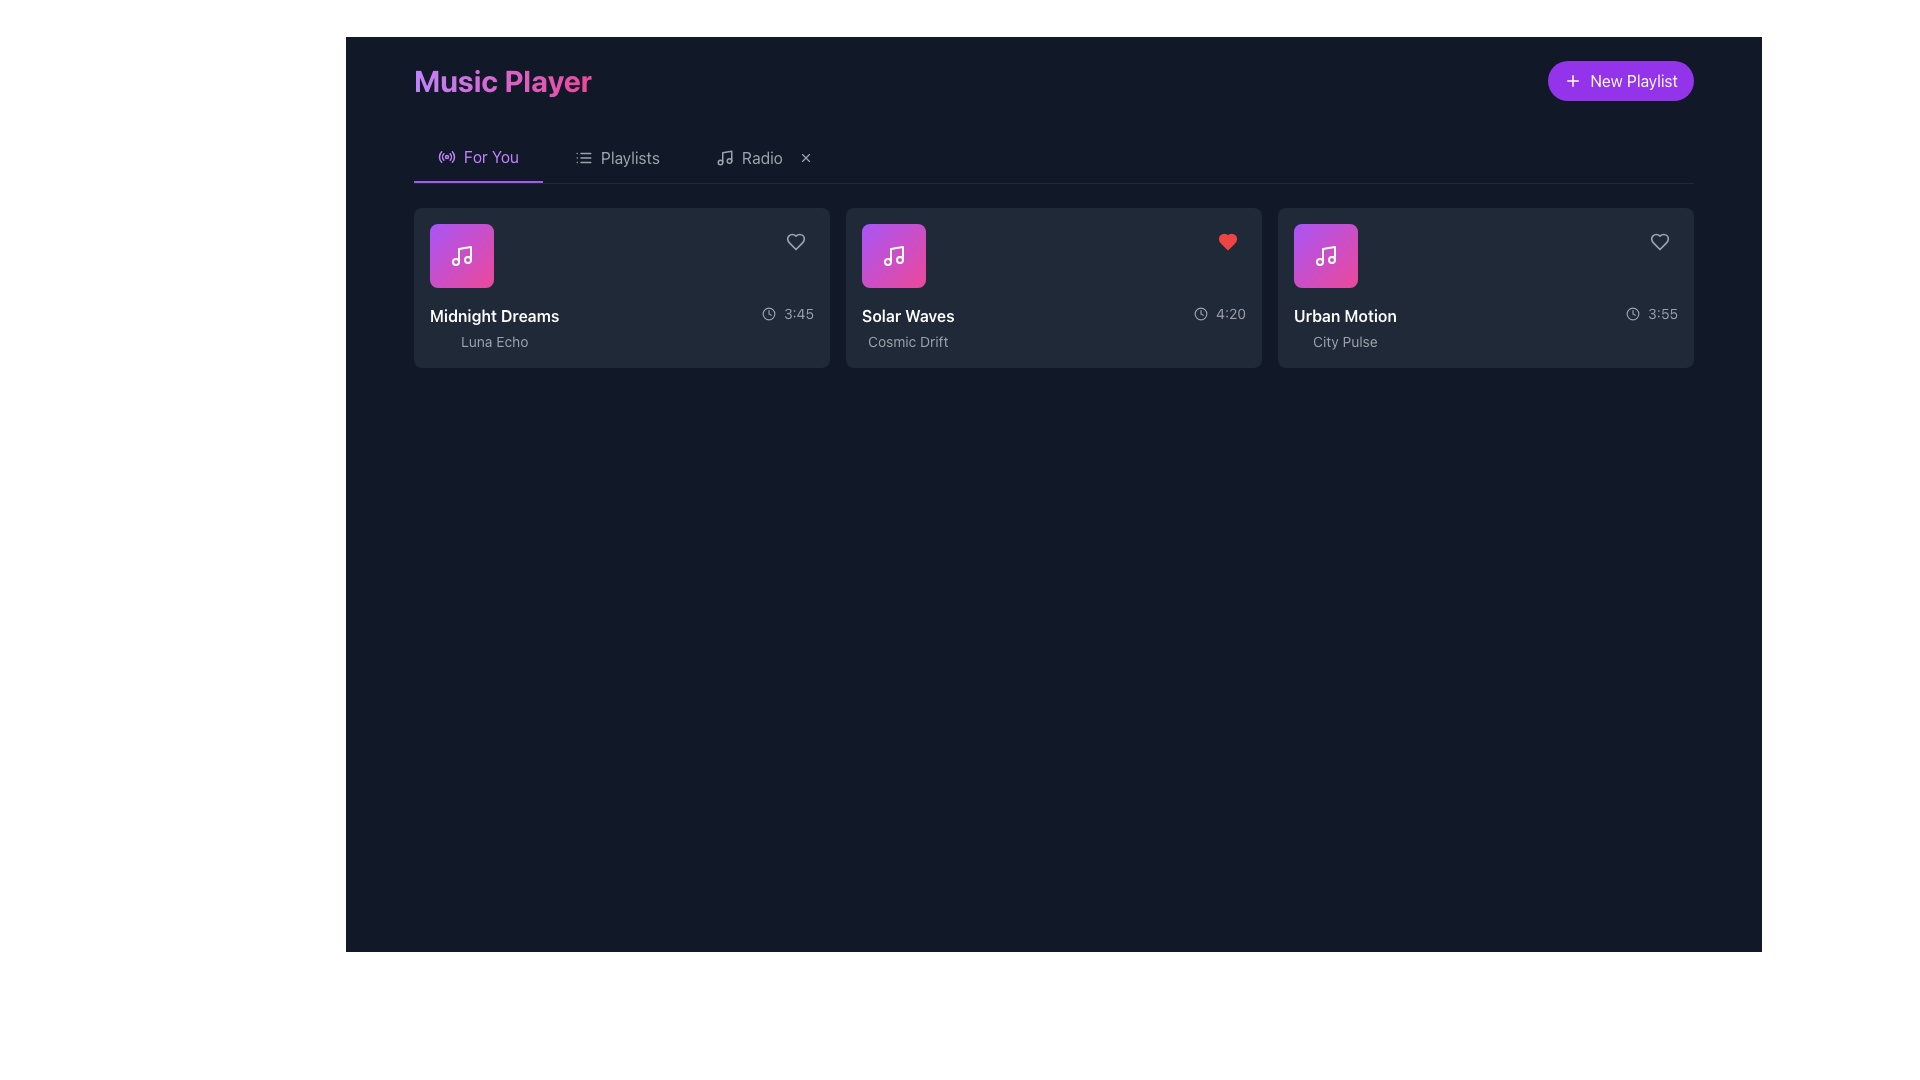 Image resolution: width=1920 pixels, height=1080 pixels. What do you see at coordinates (583, 157) in the screenshot?
I see `the 'Playlists' icon, which is the leftmost element in the 'Playlists' section, to enhance recognizability` at bounding box center [583, 157].